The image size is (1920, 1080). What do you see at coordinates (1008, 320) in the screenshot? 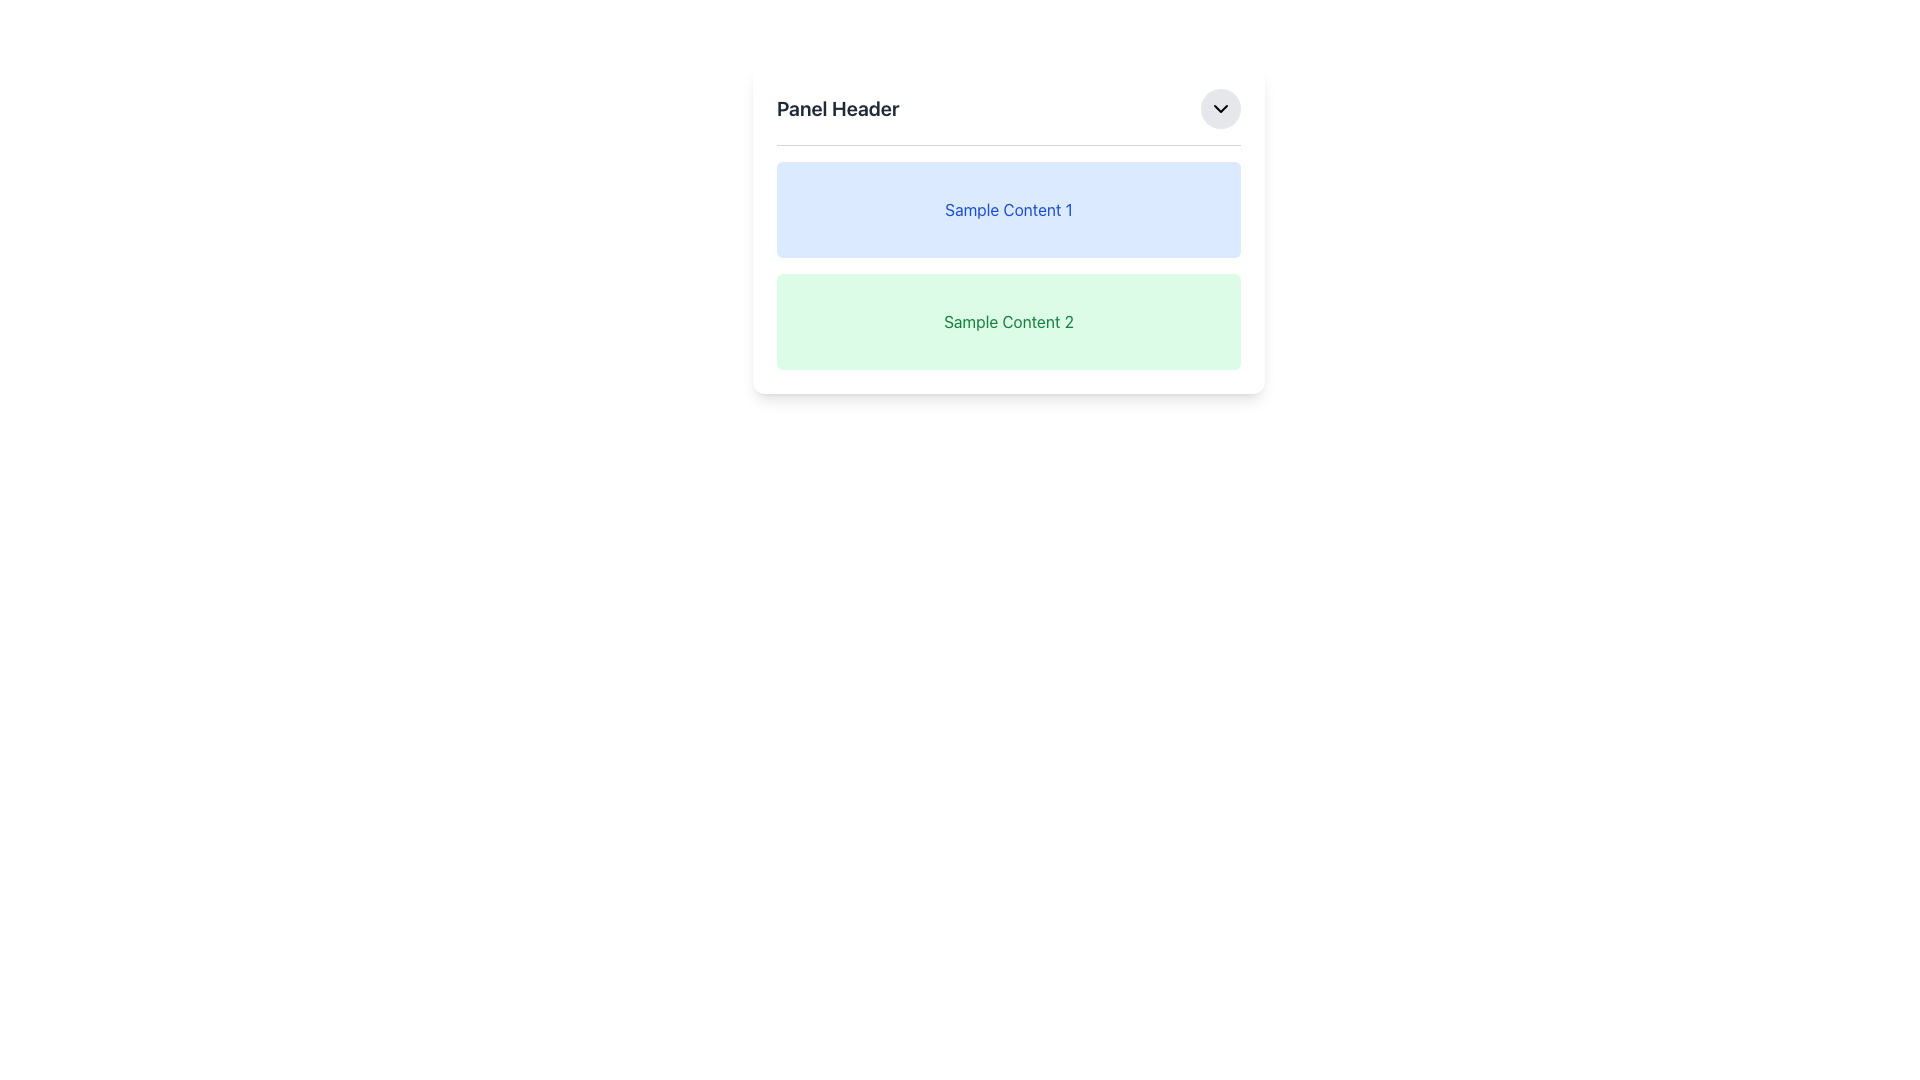
I see `the Static Content Box with a light green background and centered text 'Sample Content 2', positioned below 'Sample Content 1'` at bounding box center [1008, 320].